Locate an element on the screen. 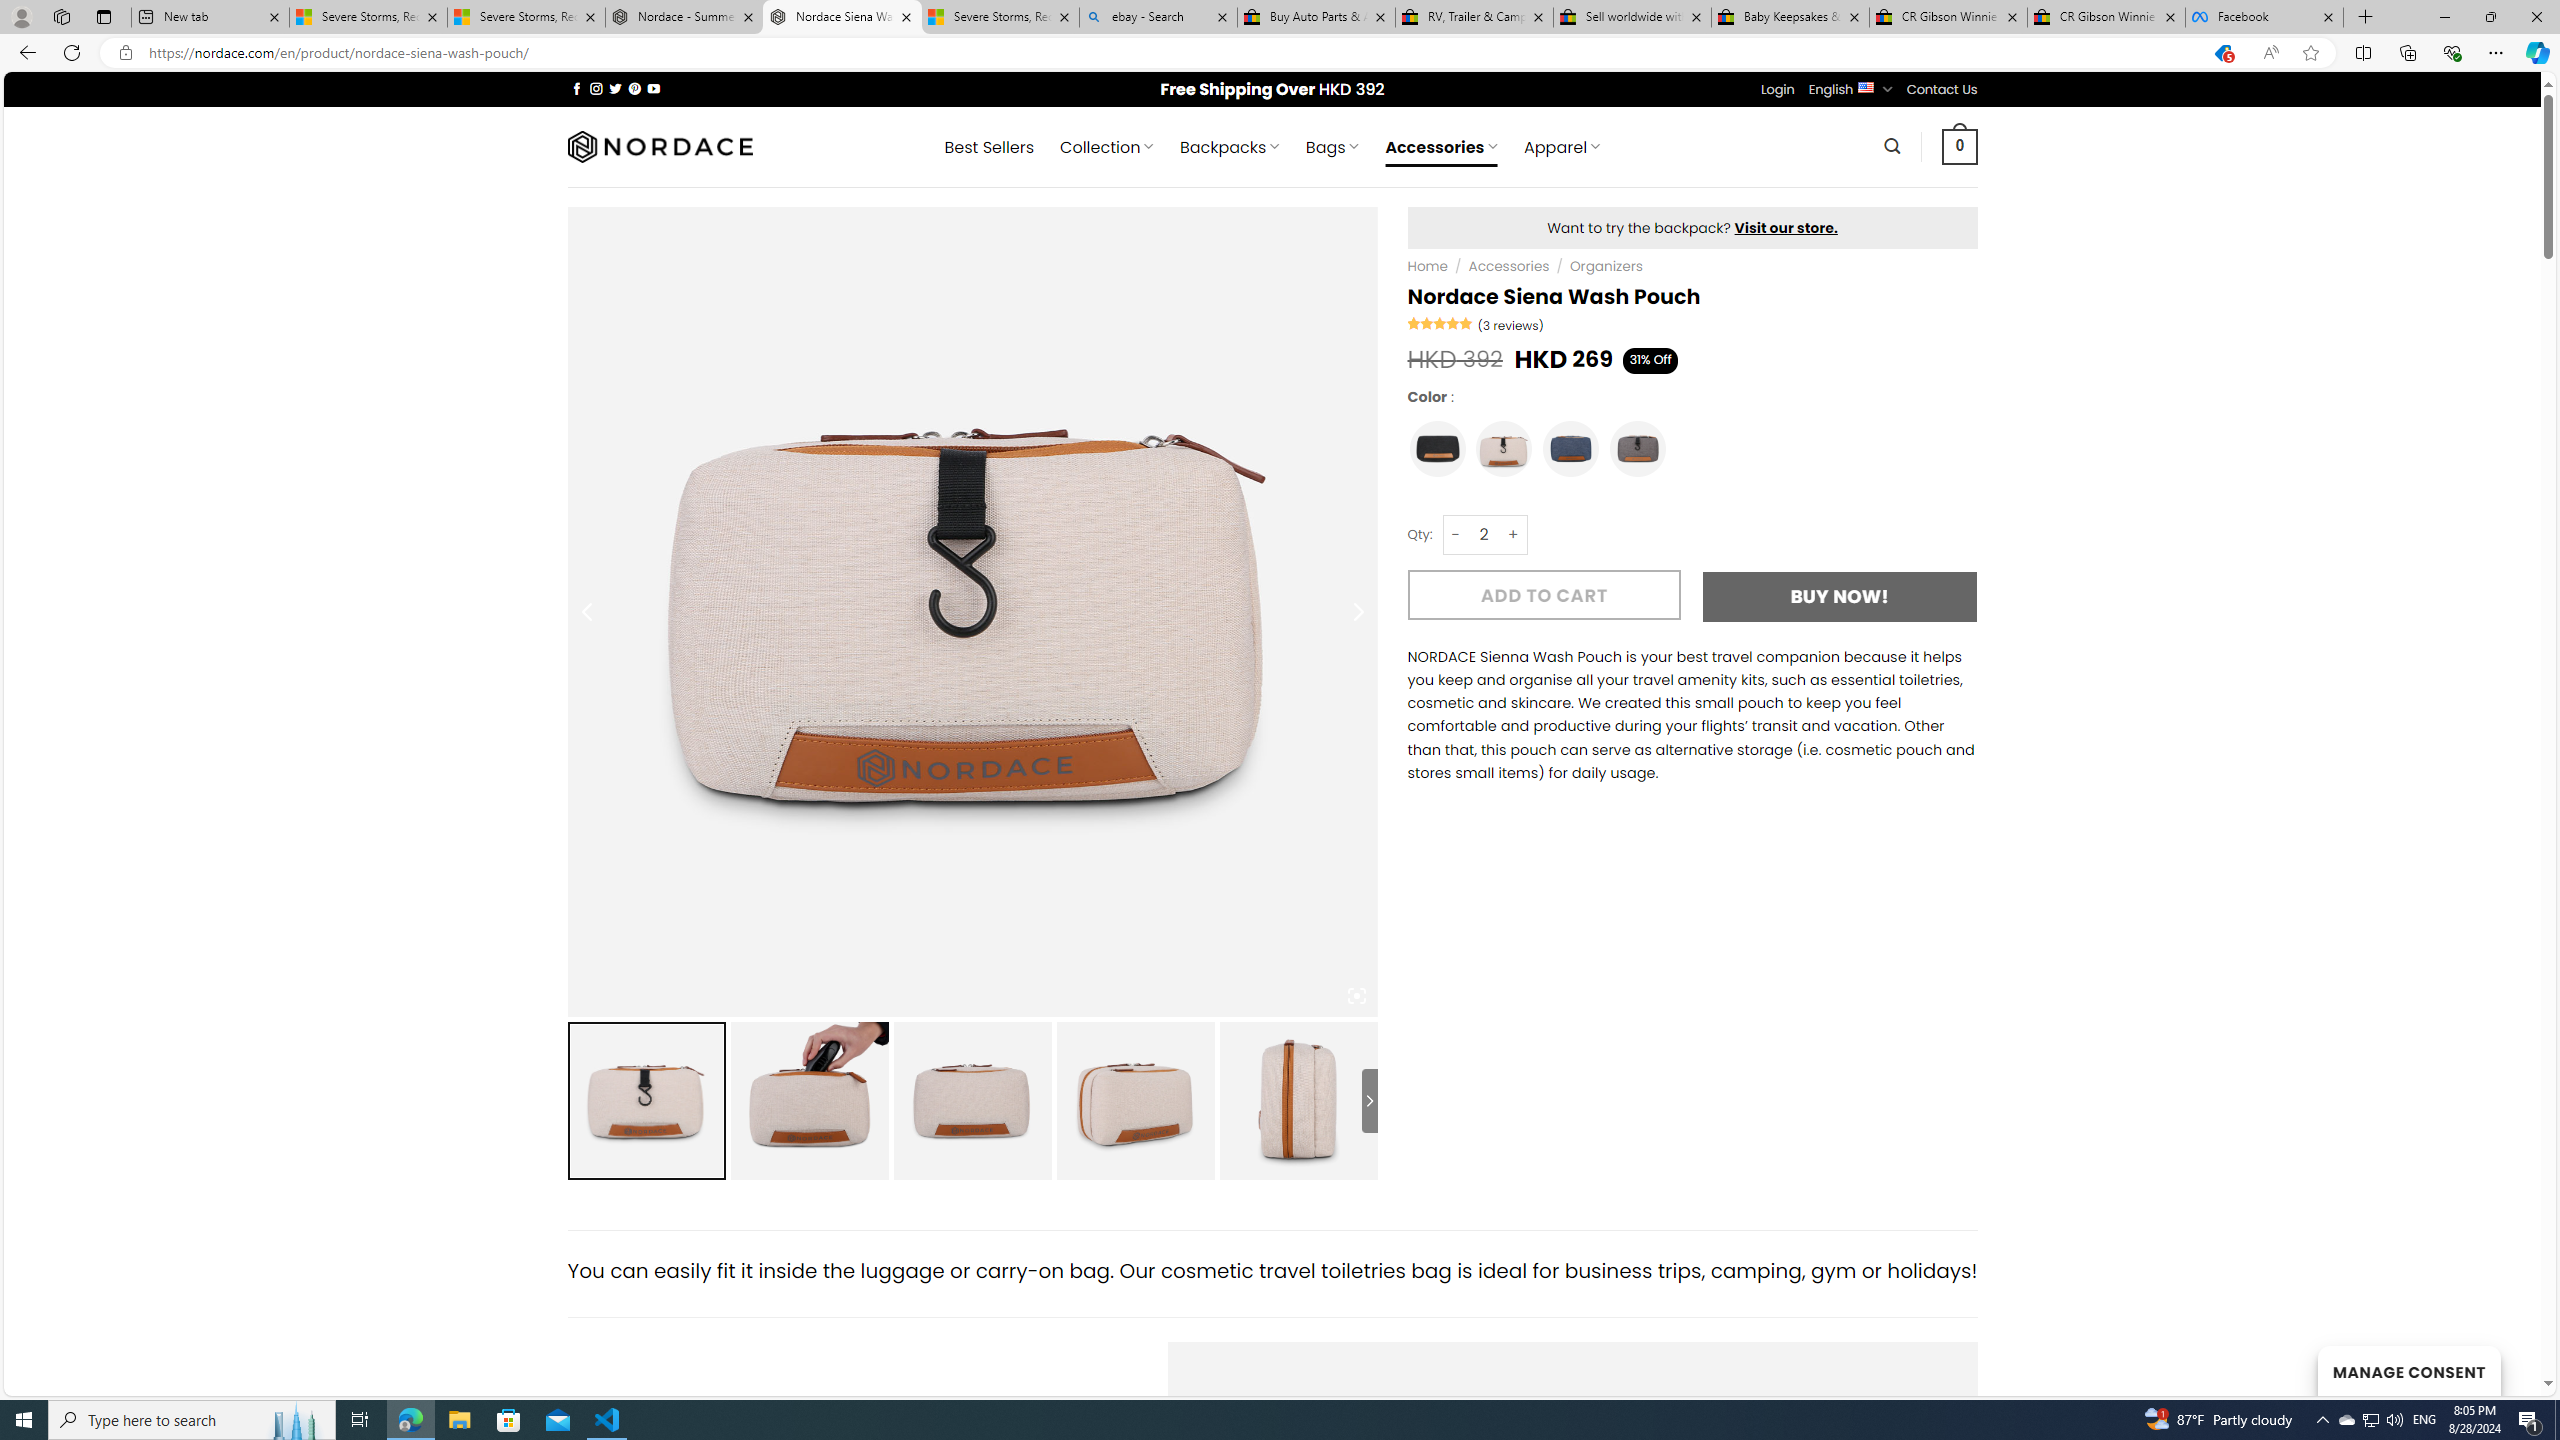 The image size is (2560, 1440). 'Nordace - Summer Adventures 2024' is located at coordinates (684, 16).